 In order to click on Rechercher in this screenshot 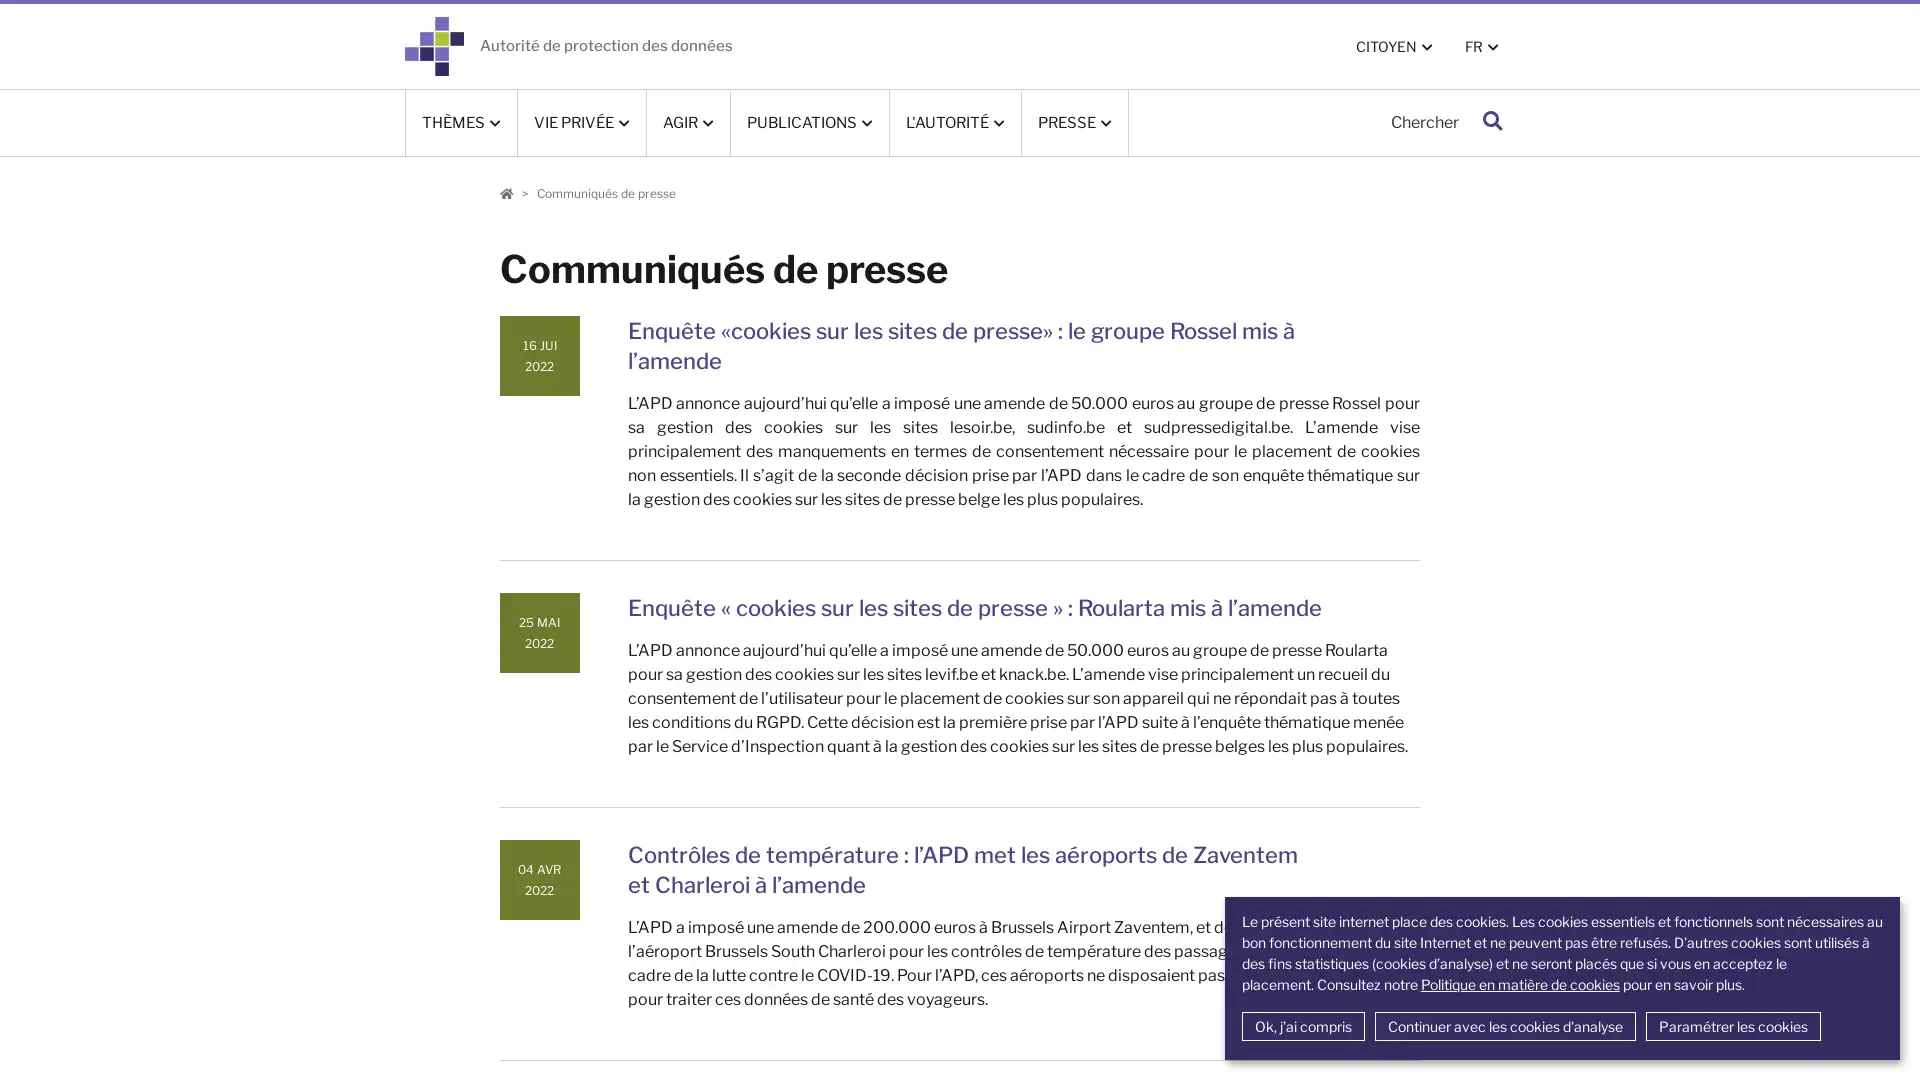, I will do `click(1492, 122)`.